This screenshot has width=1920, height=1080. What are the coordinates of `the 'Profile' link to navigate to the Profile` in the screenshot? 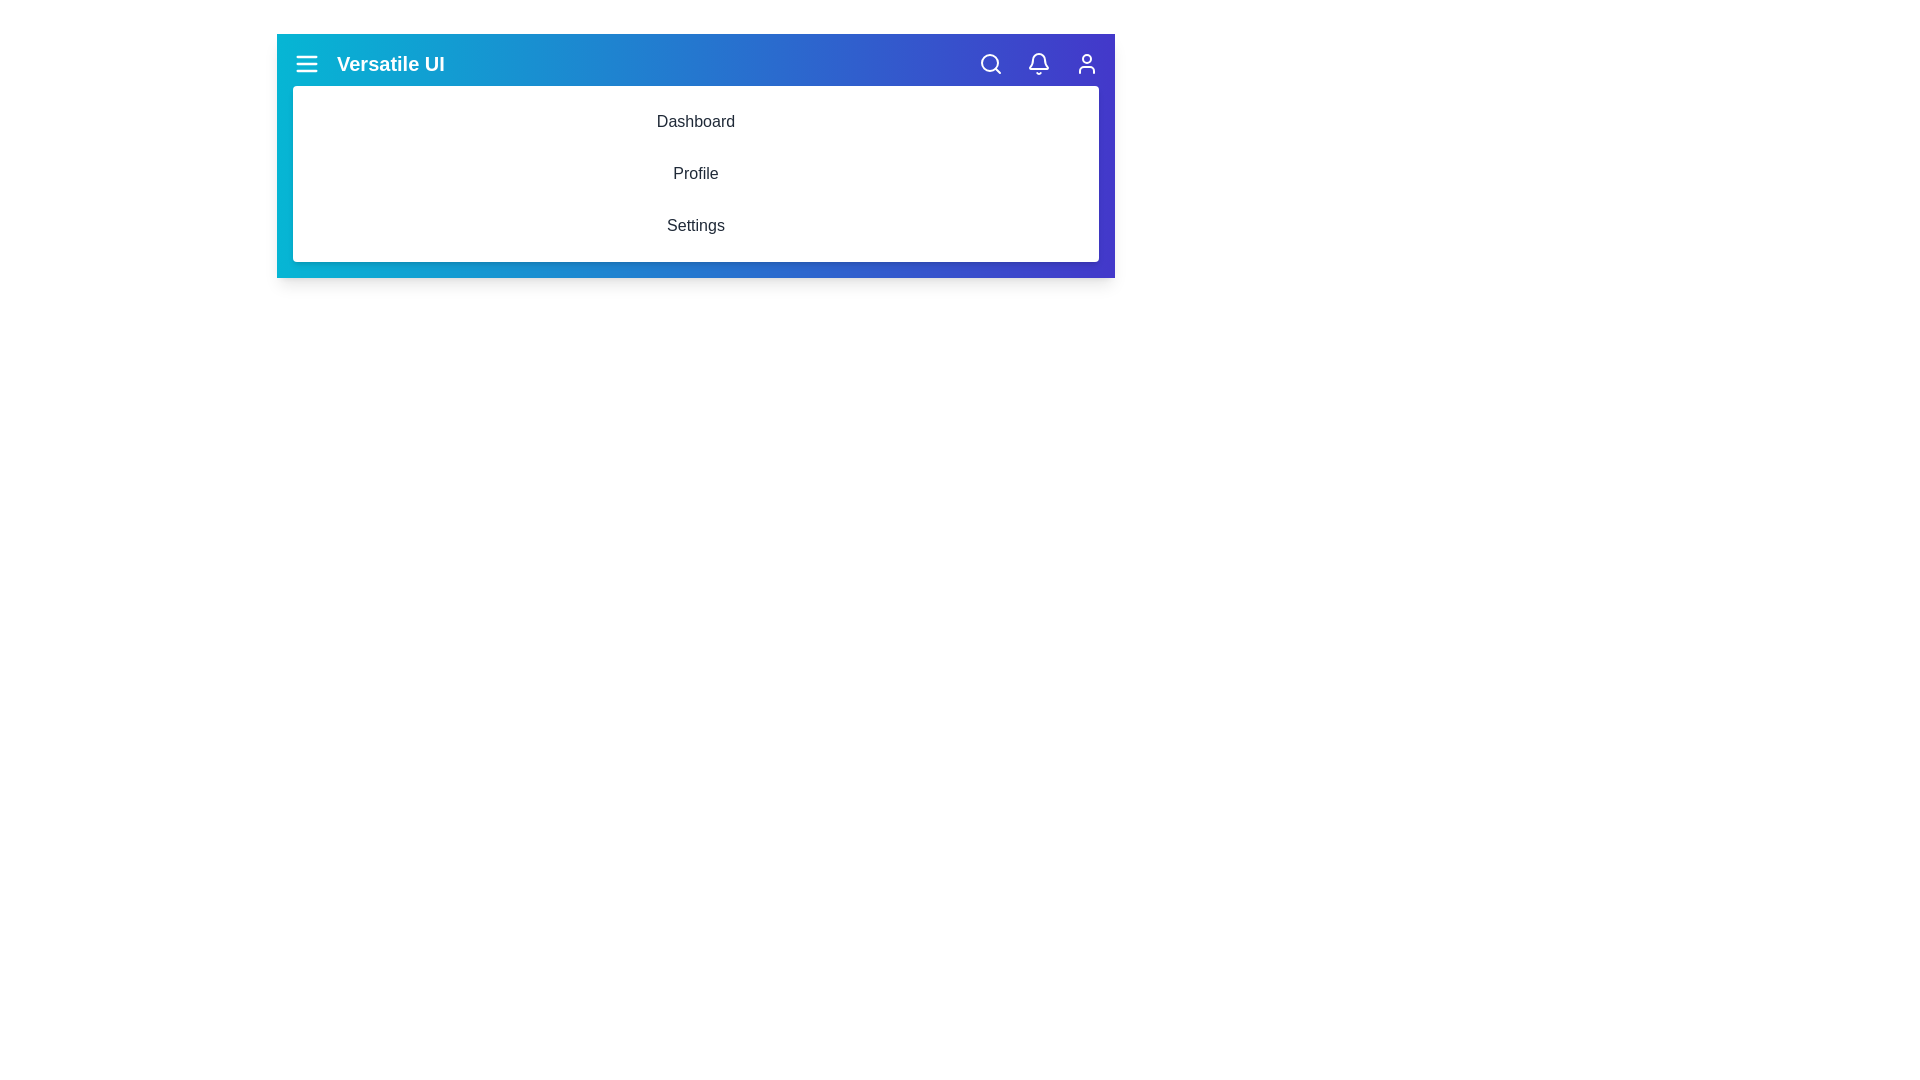 It's located at (696, 172).